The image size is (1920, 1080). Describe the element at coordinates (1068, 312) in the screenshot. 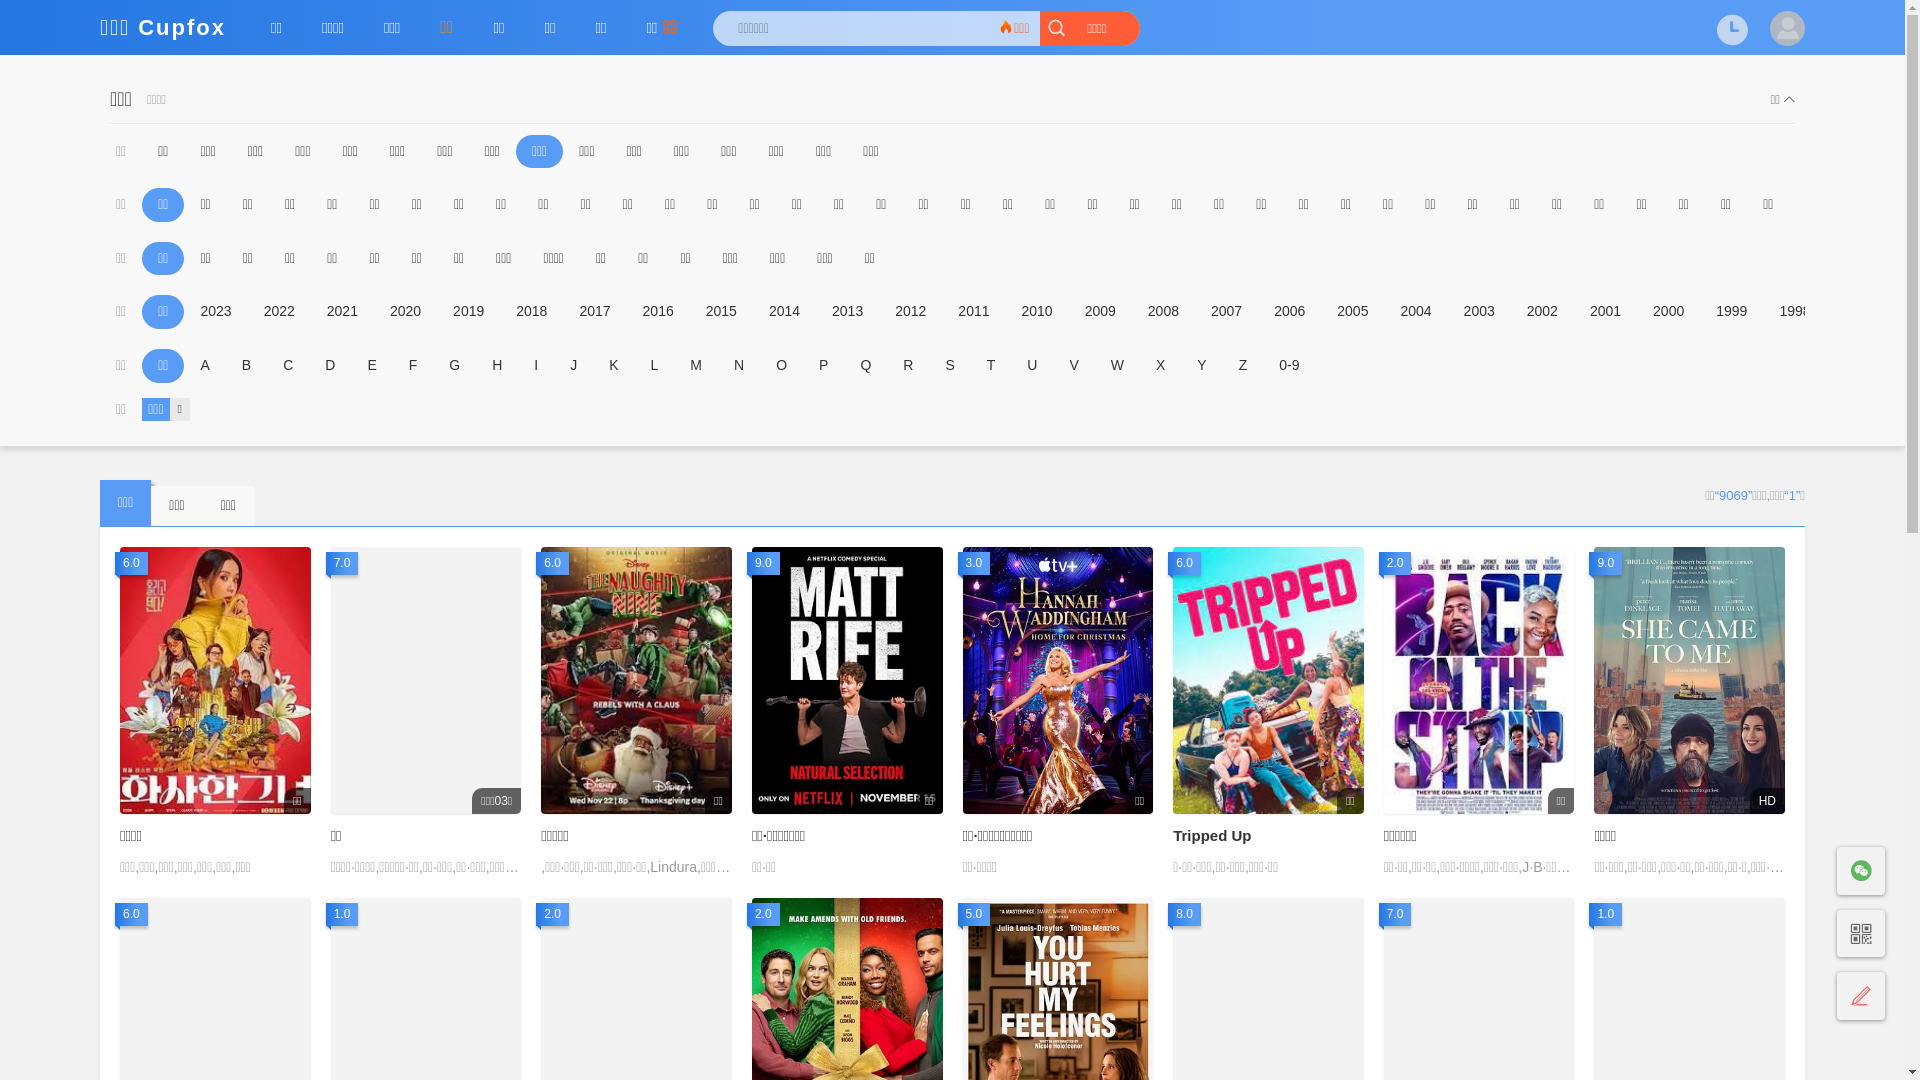

I see `'2009'` at that location.